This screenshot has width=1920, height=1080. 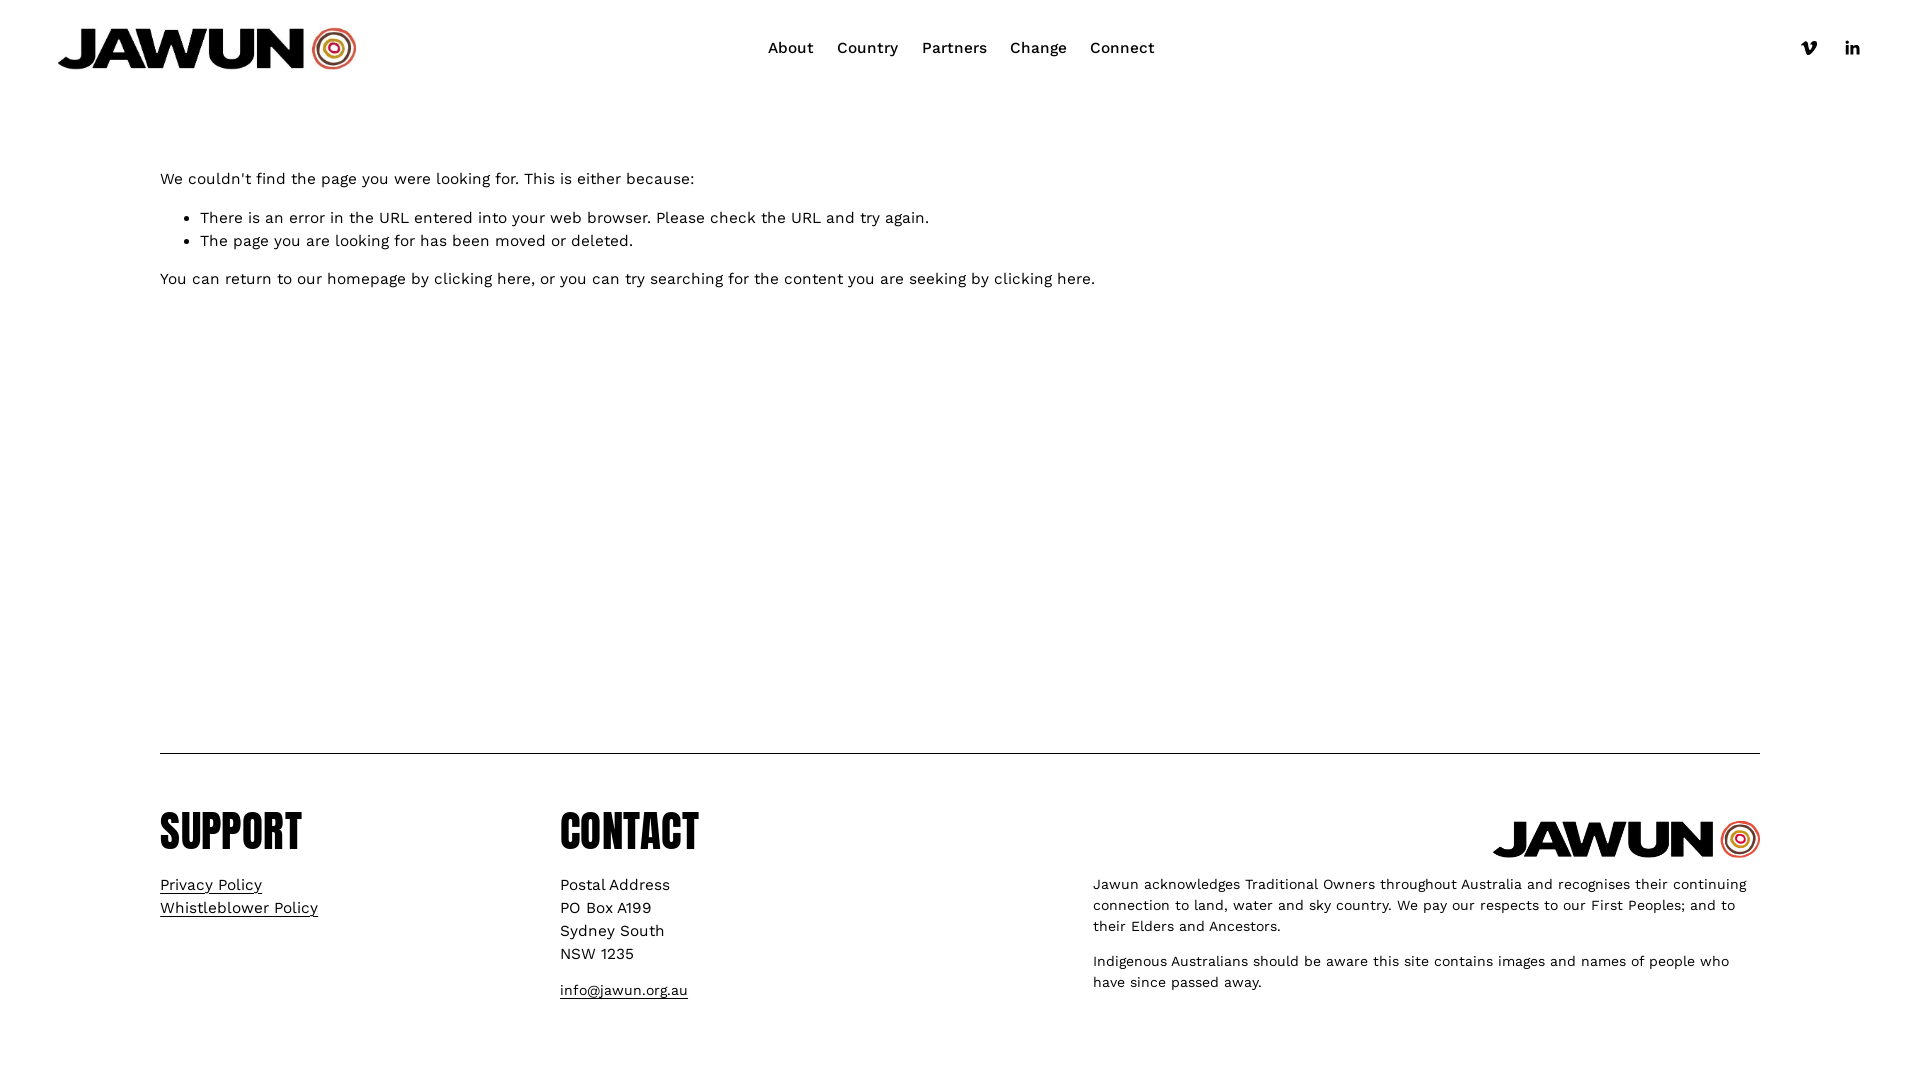 What do you see at coordinates (211, 884) in the screenshot?
I see `'Privacy Policy'` at bounding box center [211, 884].